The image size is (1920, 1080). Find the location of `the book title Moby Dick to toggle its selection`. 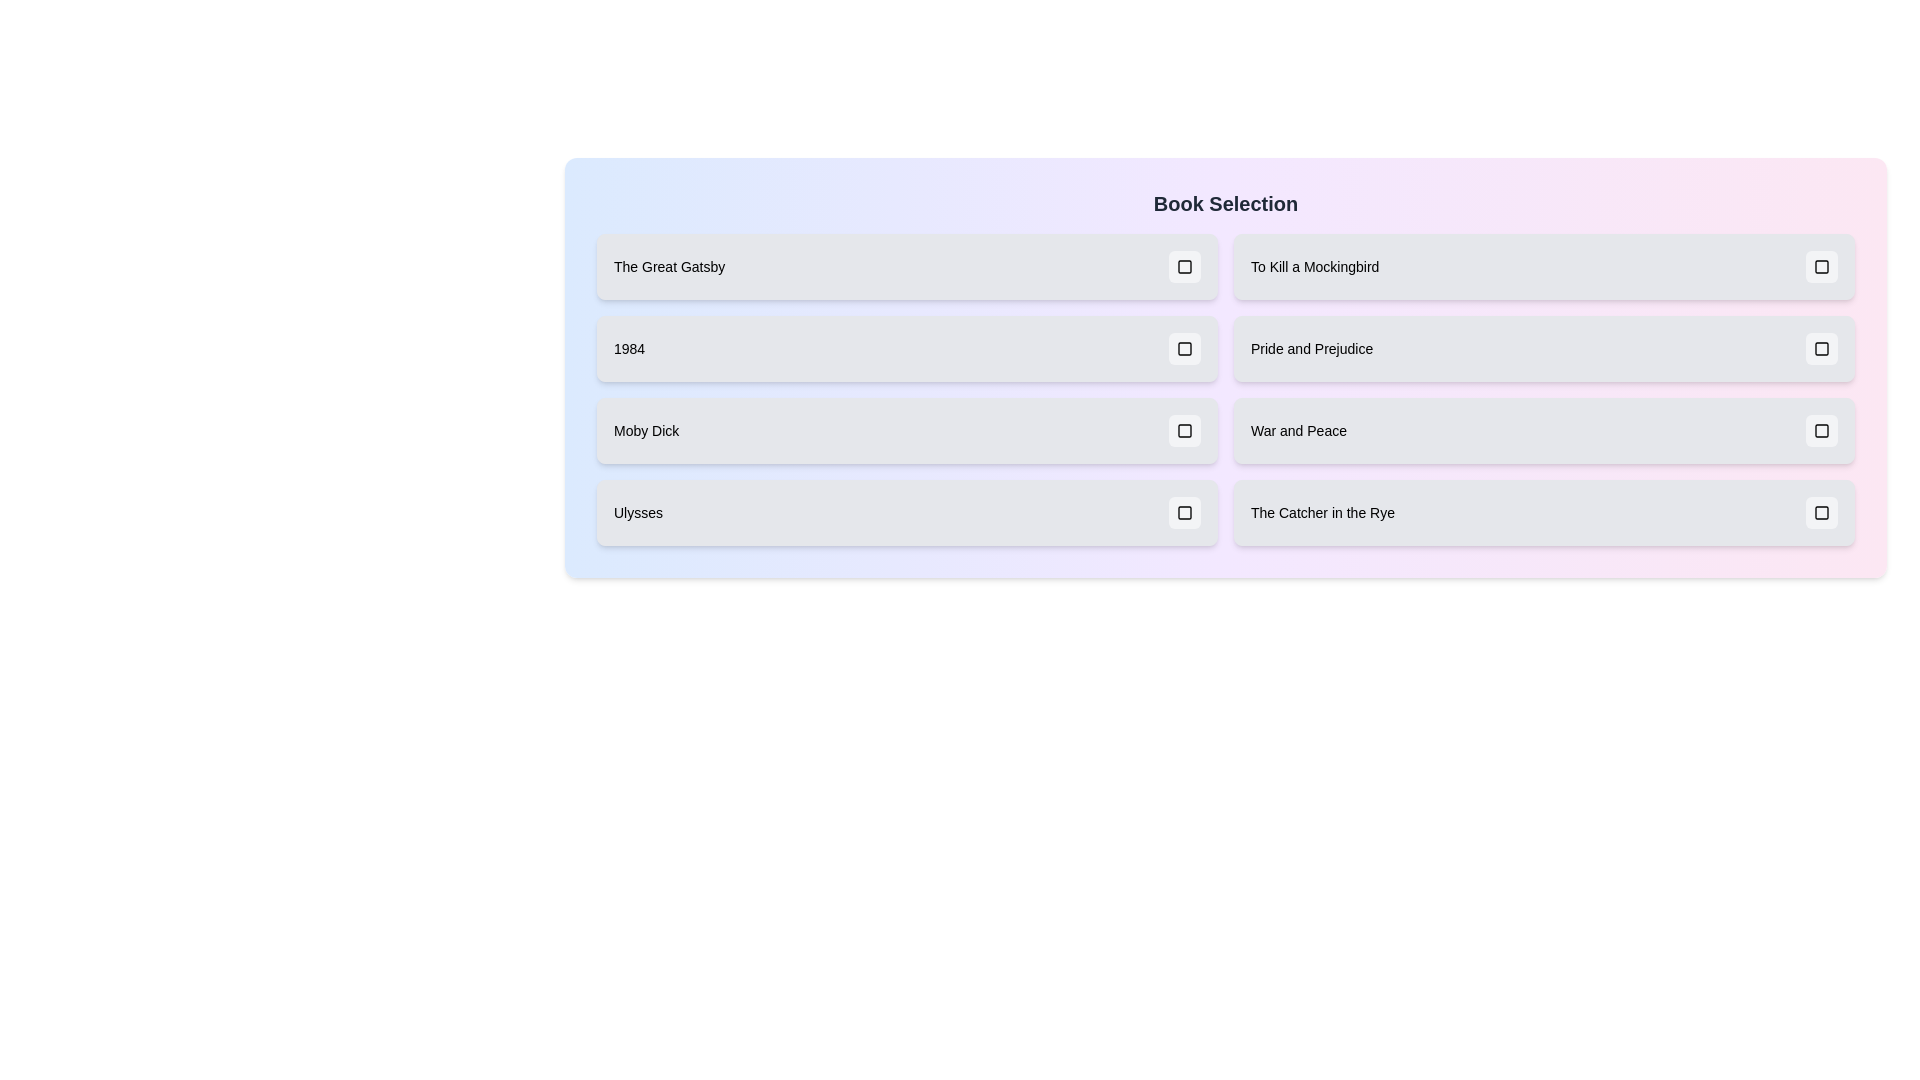

the book title Moby Dick to toggle its selection is located at coordinates (906, 430).